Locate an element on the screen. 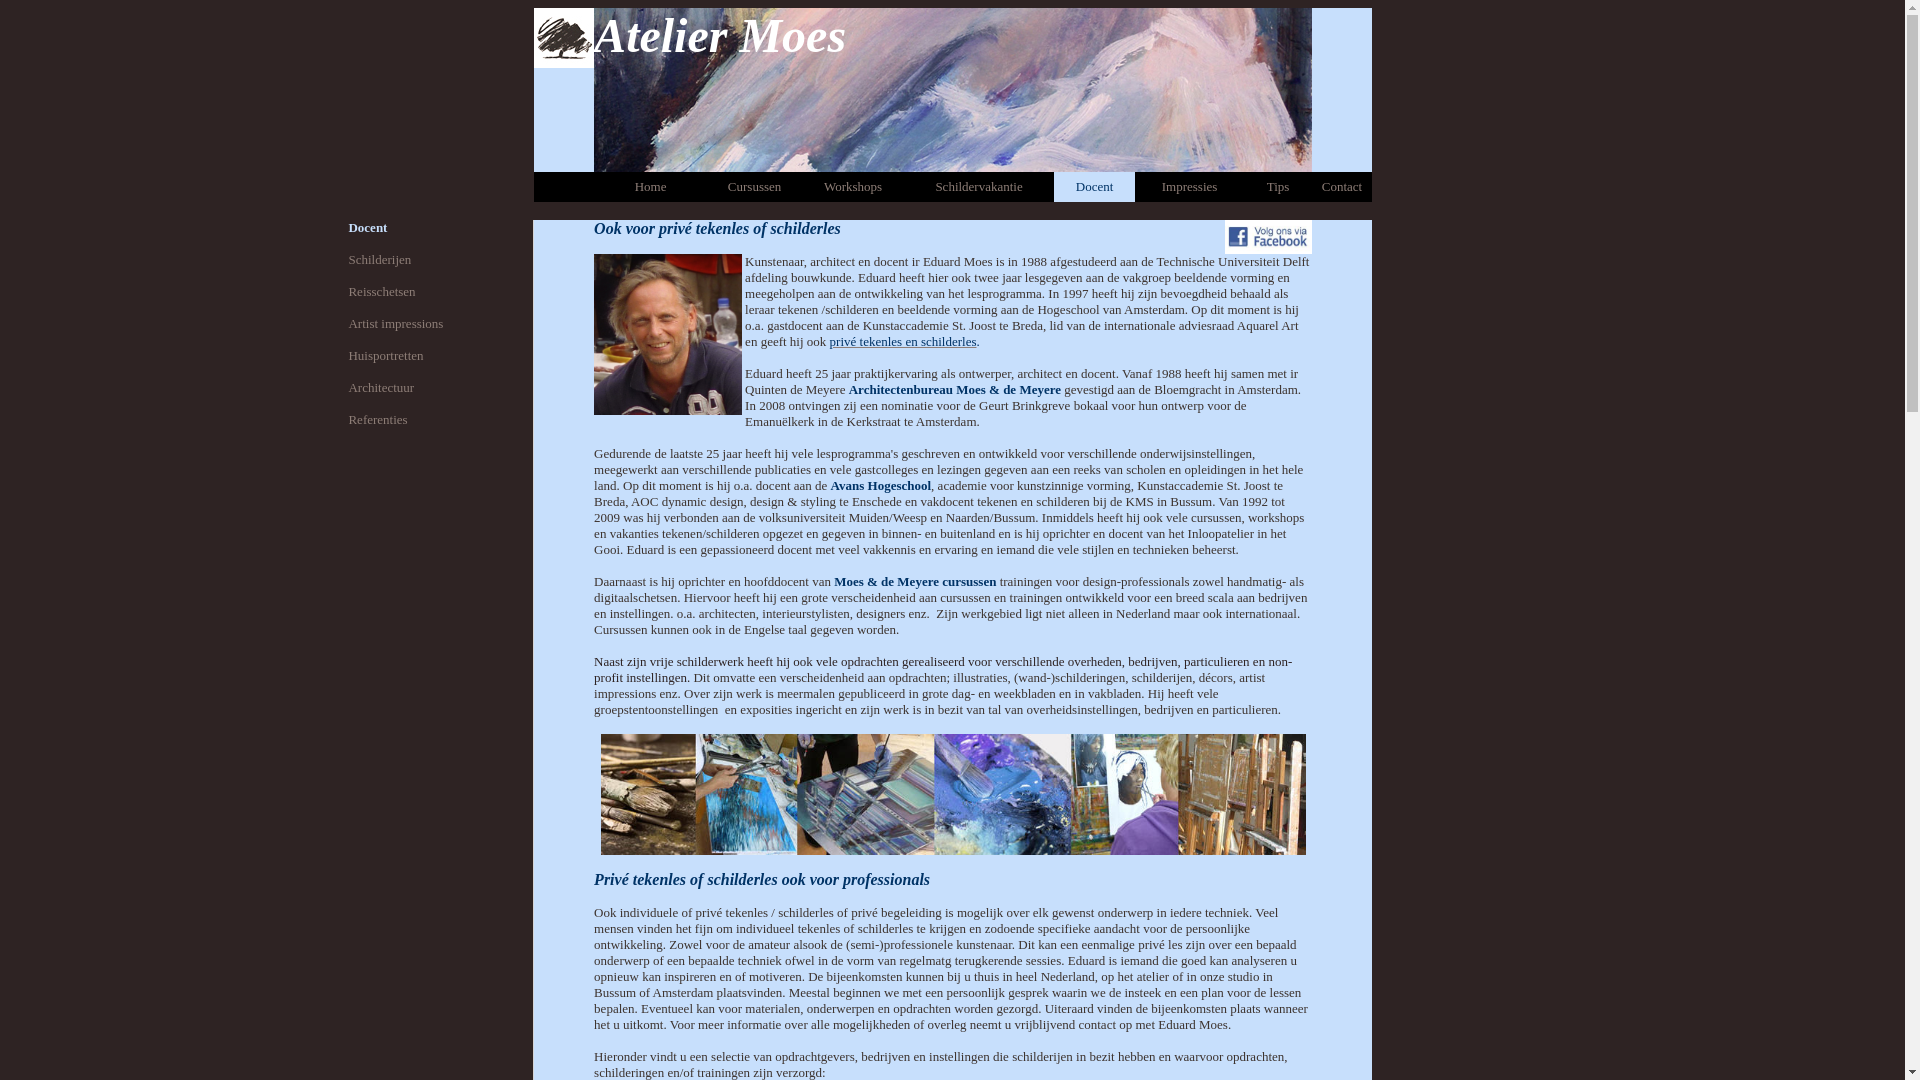  'Impressies' is located at coordinates (1161, 186).